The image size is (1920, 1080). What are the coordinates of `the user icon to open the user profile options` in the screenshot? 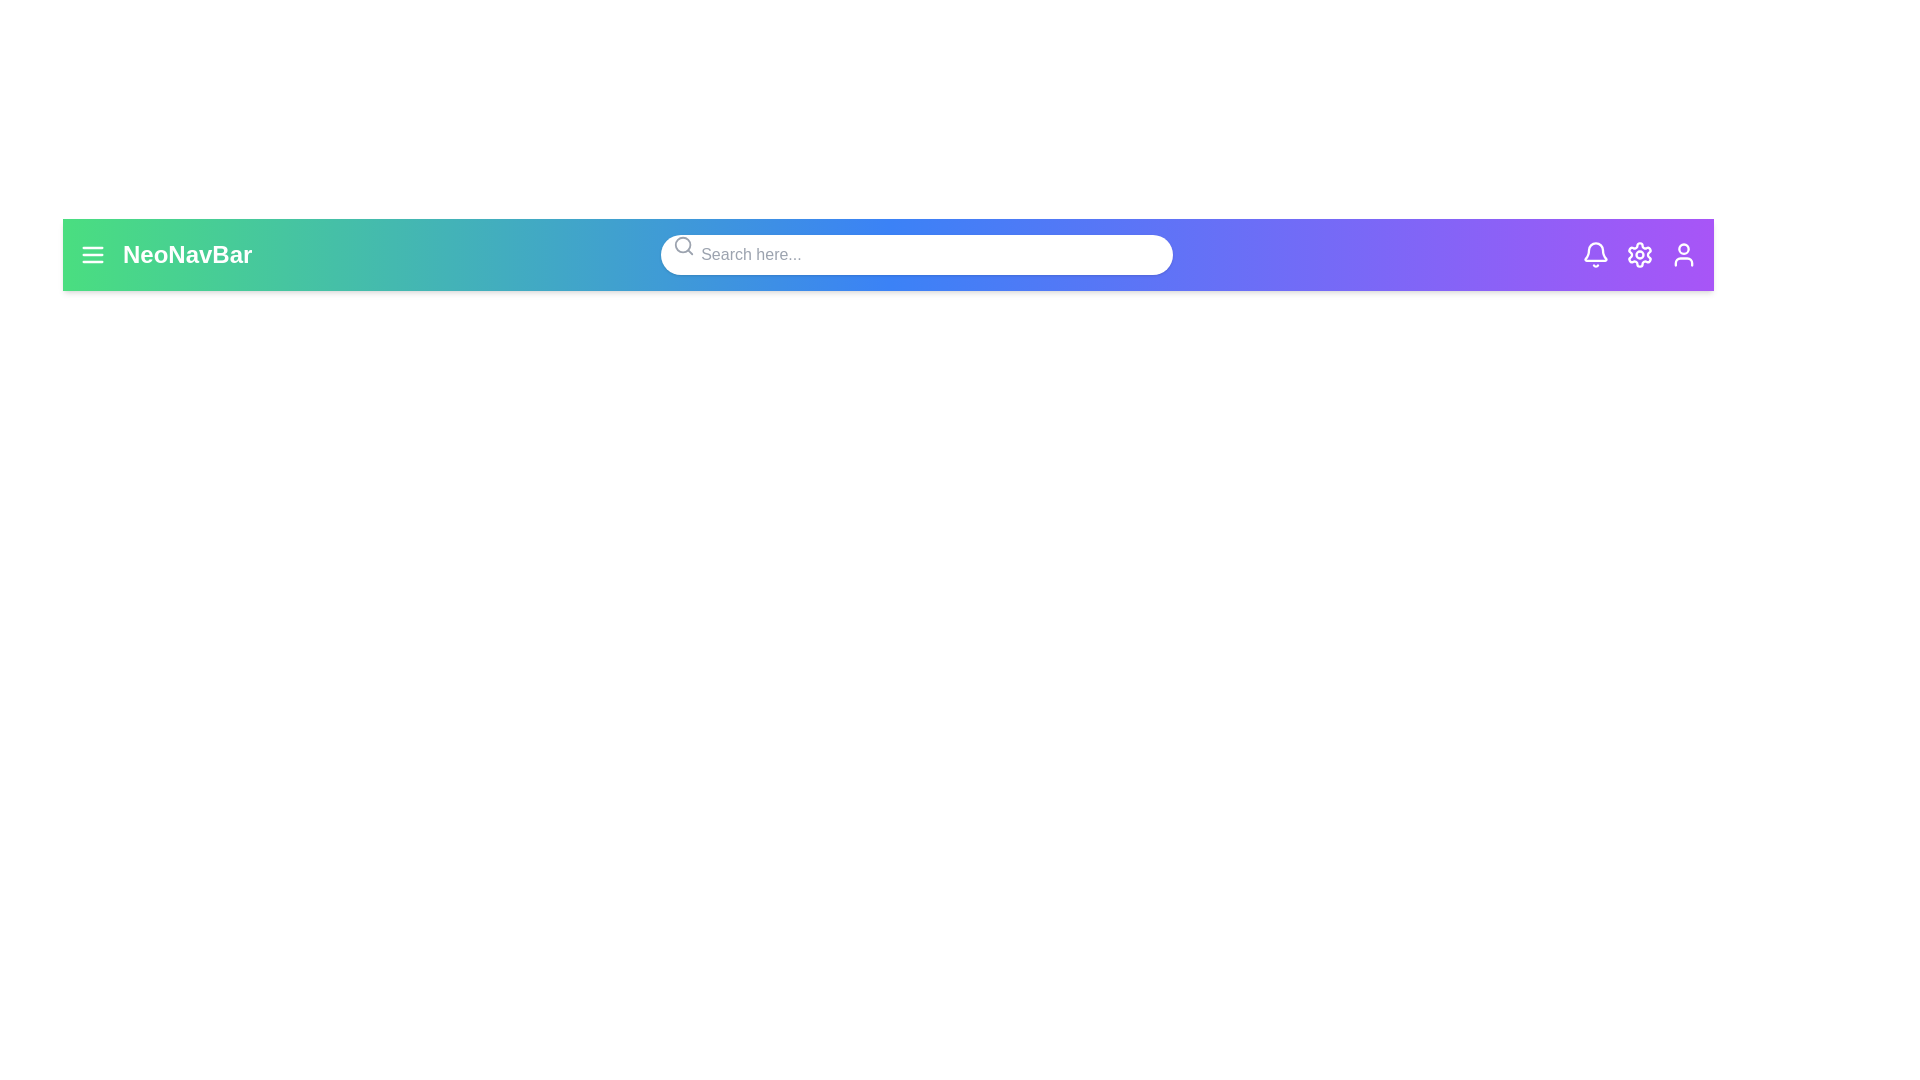 It's located at (1683, 253).